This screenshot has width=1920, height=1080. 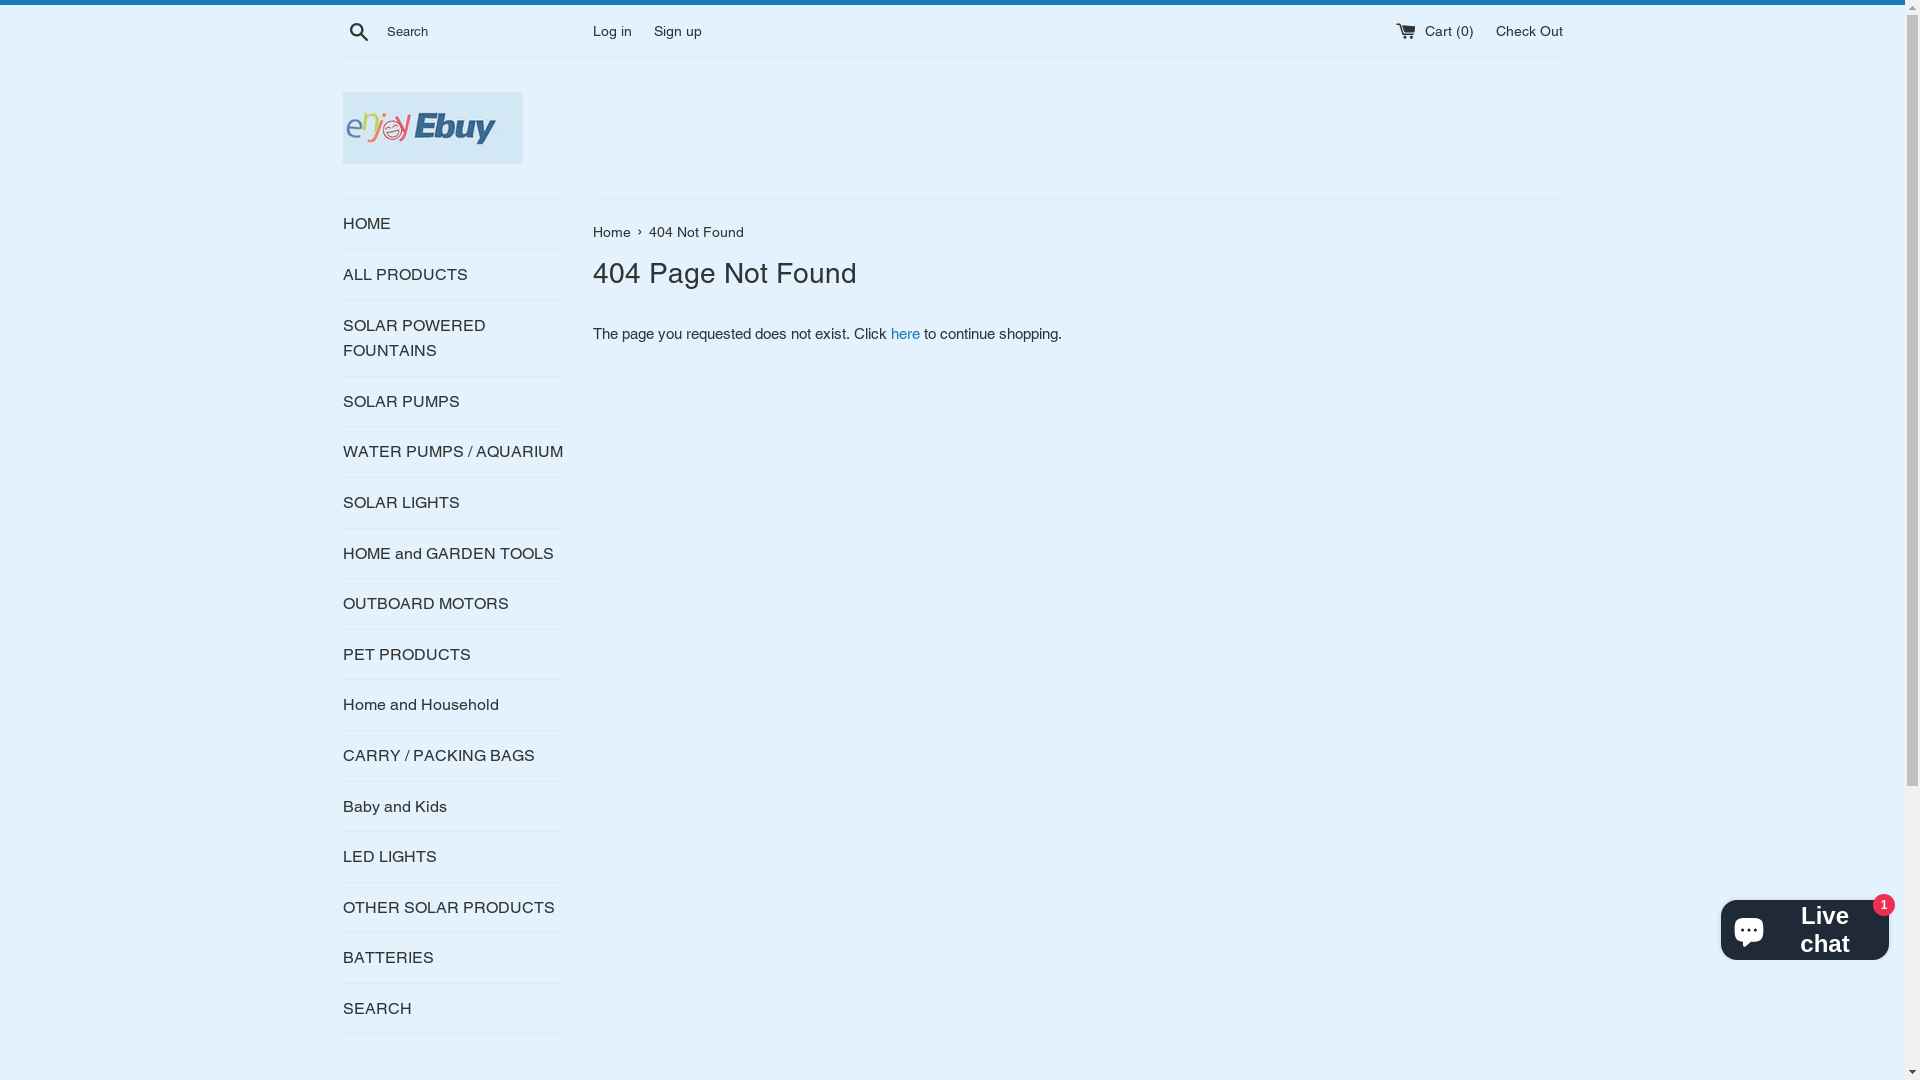 I want to click on 'Home', so click(x=612, y=230).